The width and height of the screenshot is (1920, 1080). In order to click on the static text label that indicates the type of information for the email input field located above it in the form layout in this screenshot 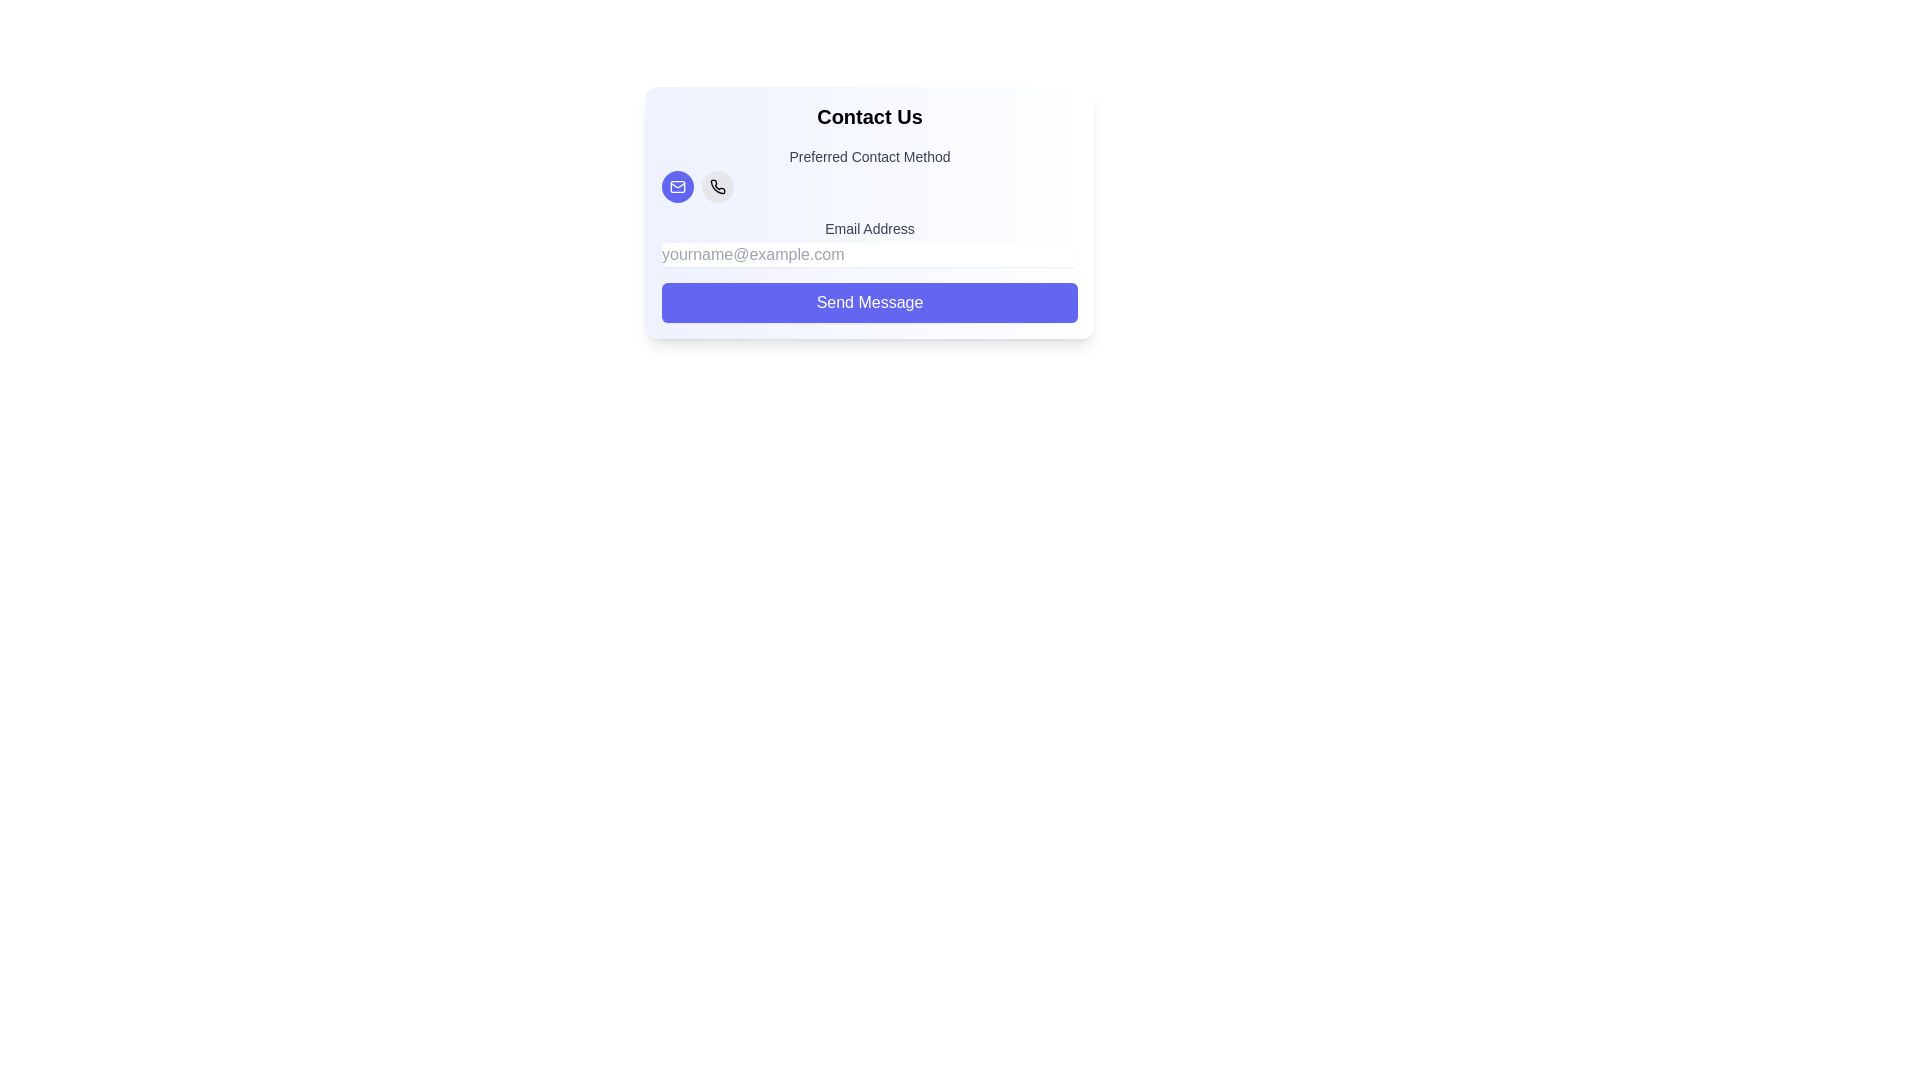, I will do `click(869, 227)`.